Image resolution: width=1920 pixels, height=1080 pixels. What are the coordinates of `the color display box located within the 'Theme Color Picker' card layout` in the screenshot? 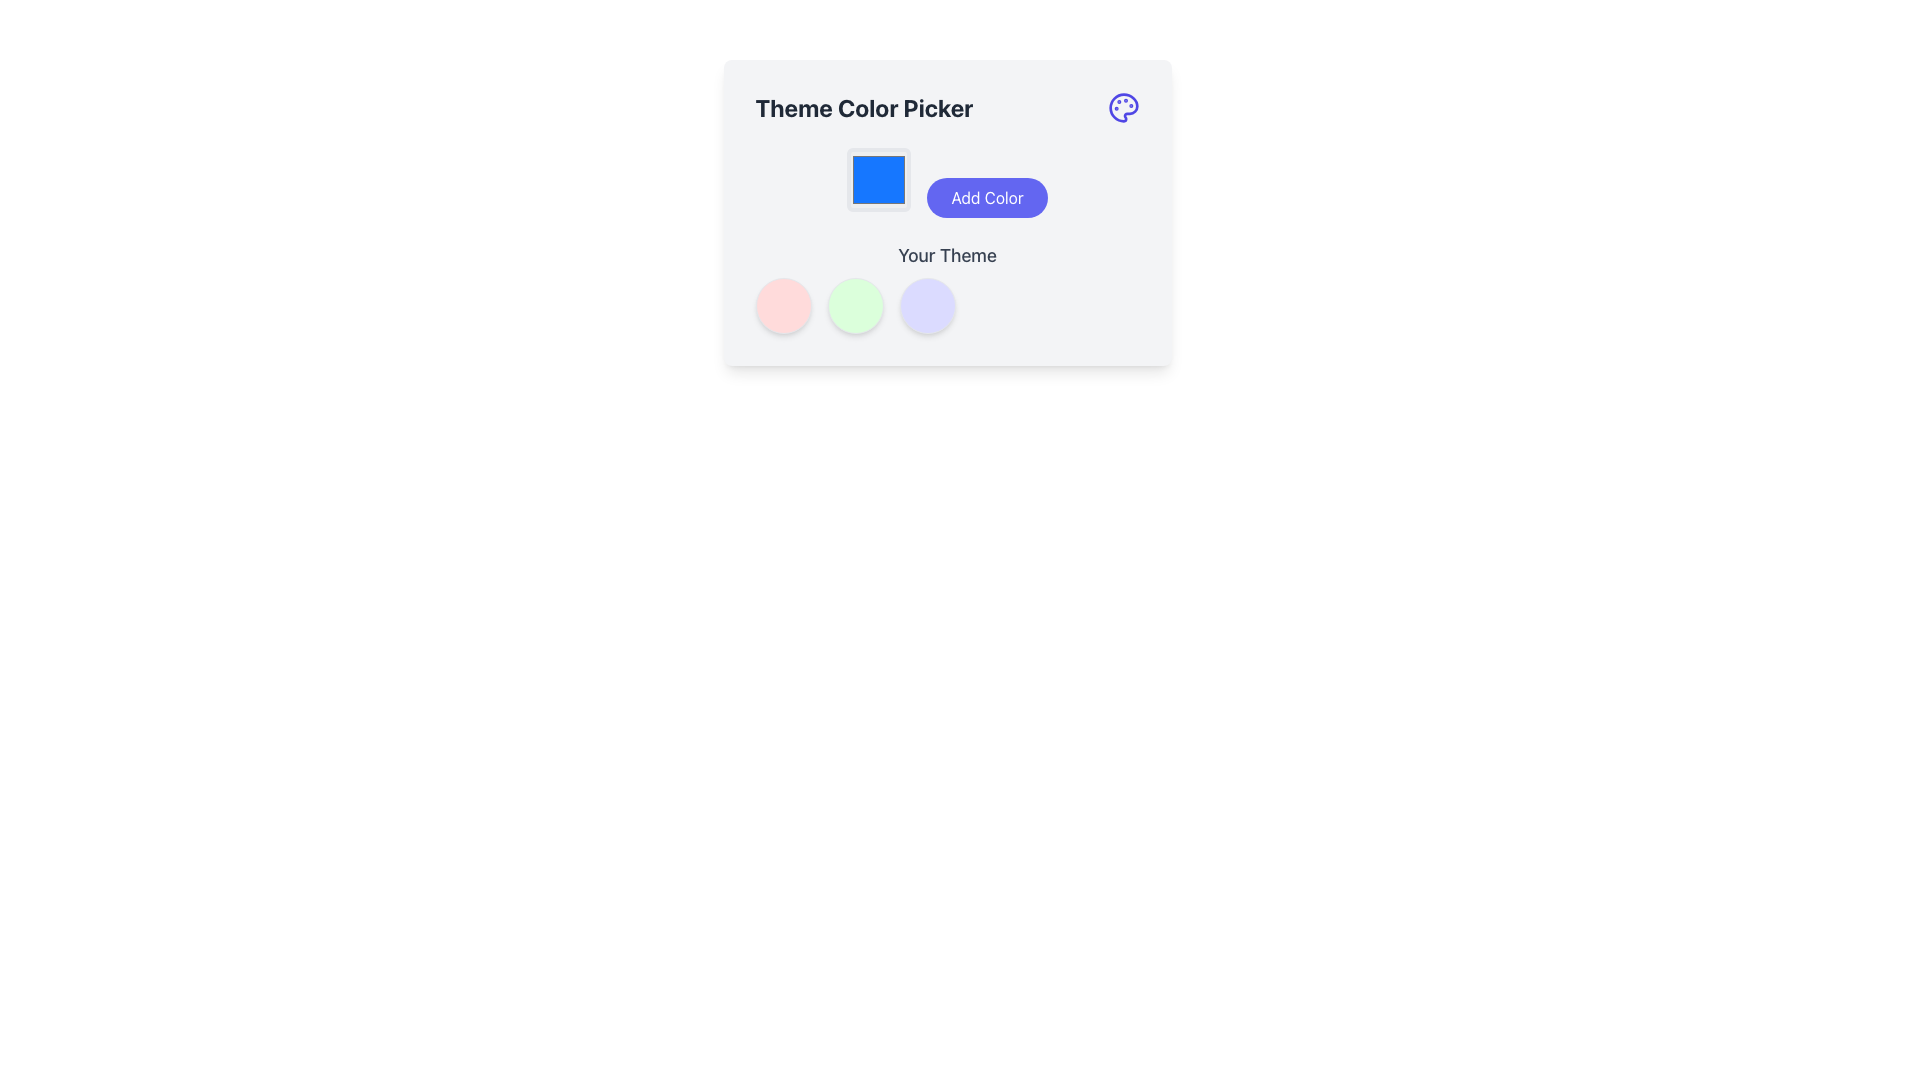 It's located at (879, 180).